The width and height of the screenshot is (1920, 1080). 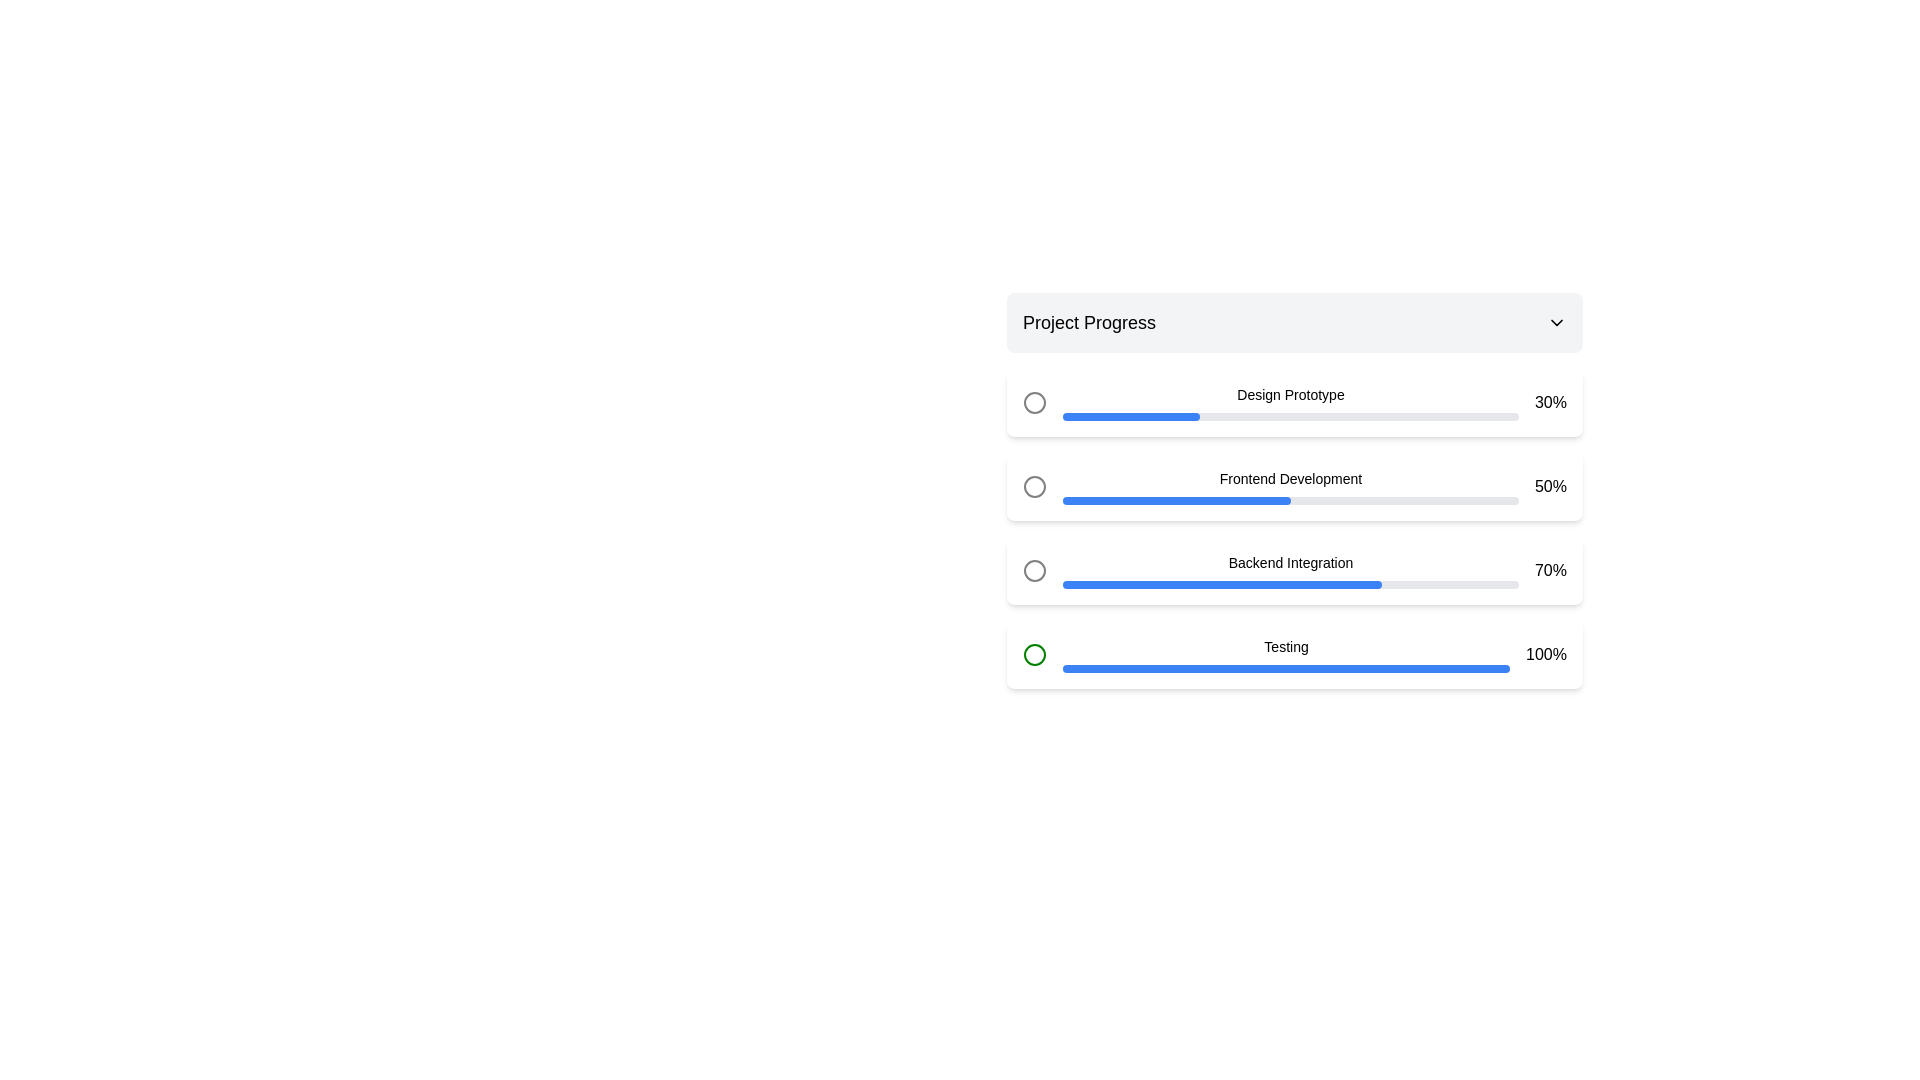 I want to click on the Circle icon representing the 'Backend Integration' task's status in the progress tracker interface, so click(x=1035, y=570).